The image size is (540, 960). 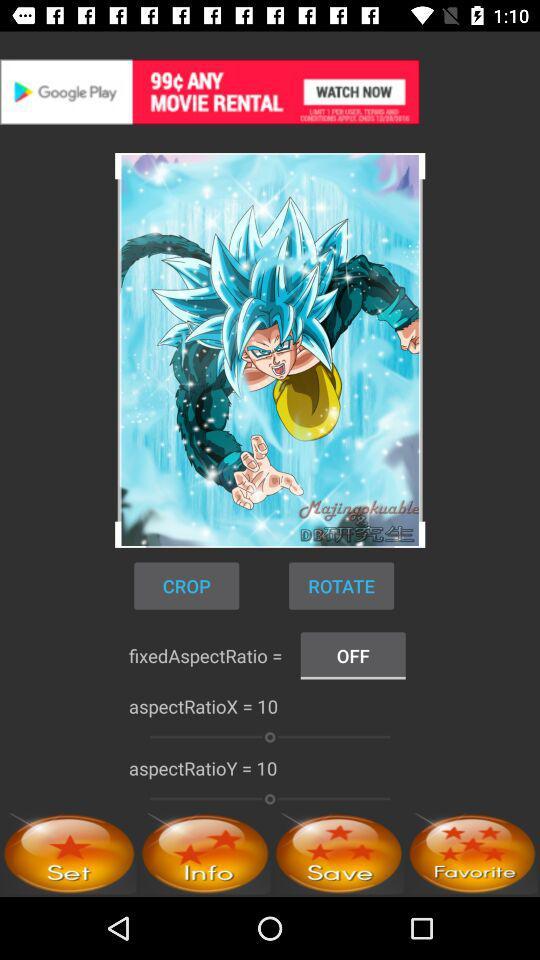 I want to click on info, so click(x=204, y=852).